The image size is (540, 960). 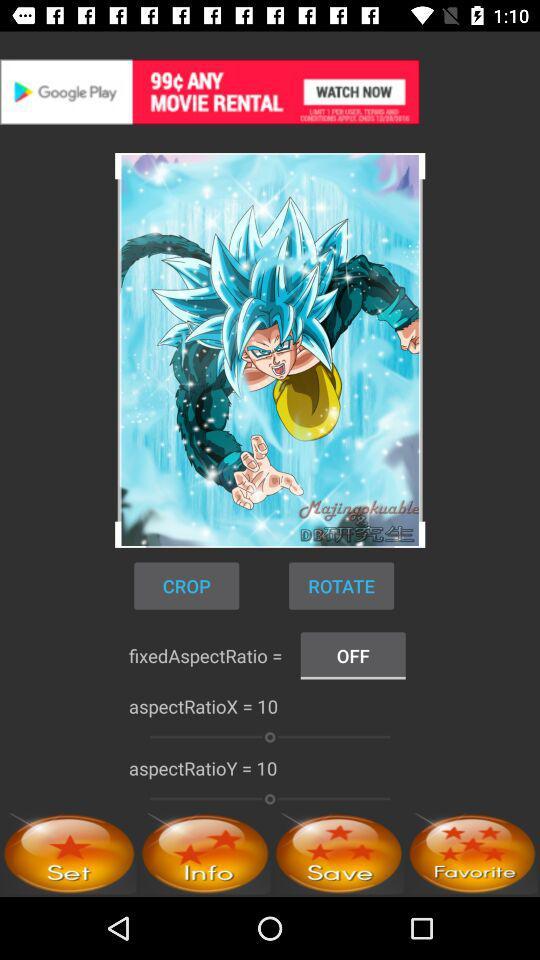 I want to click on info, so click(x=204, y=852).